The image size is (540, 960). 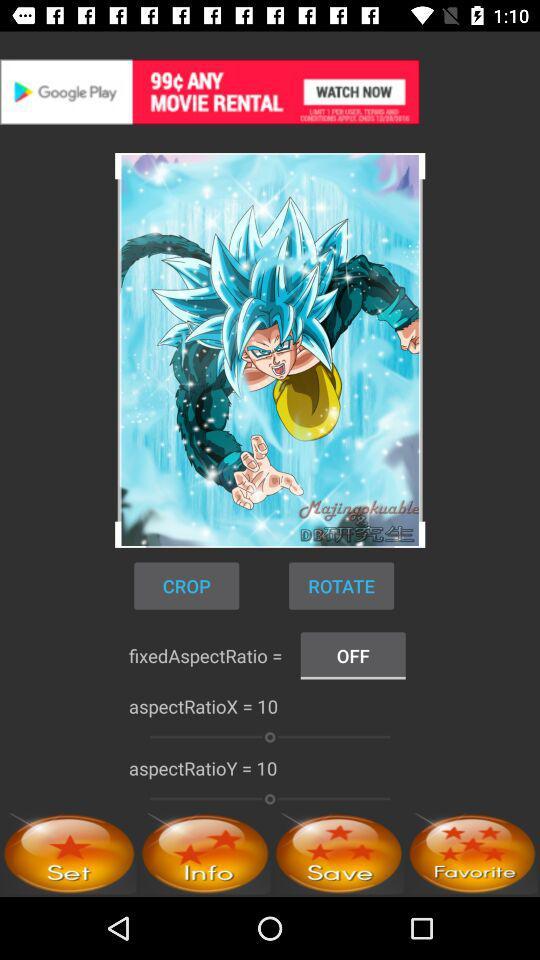 I want to click on info, so click(x=204, y=852).